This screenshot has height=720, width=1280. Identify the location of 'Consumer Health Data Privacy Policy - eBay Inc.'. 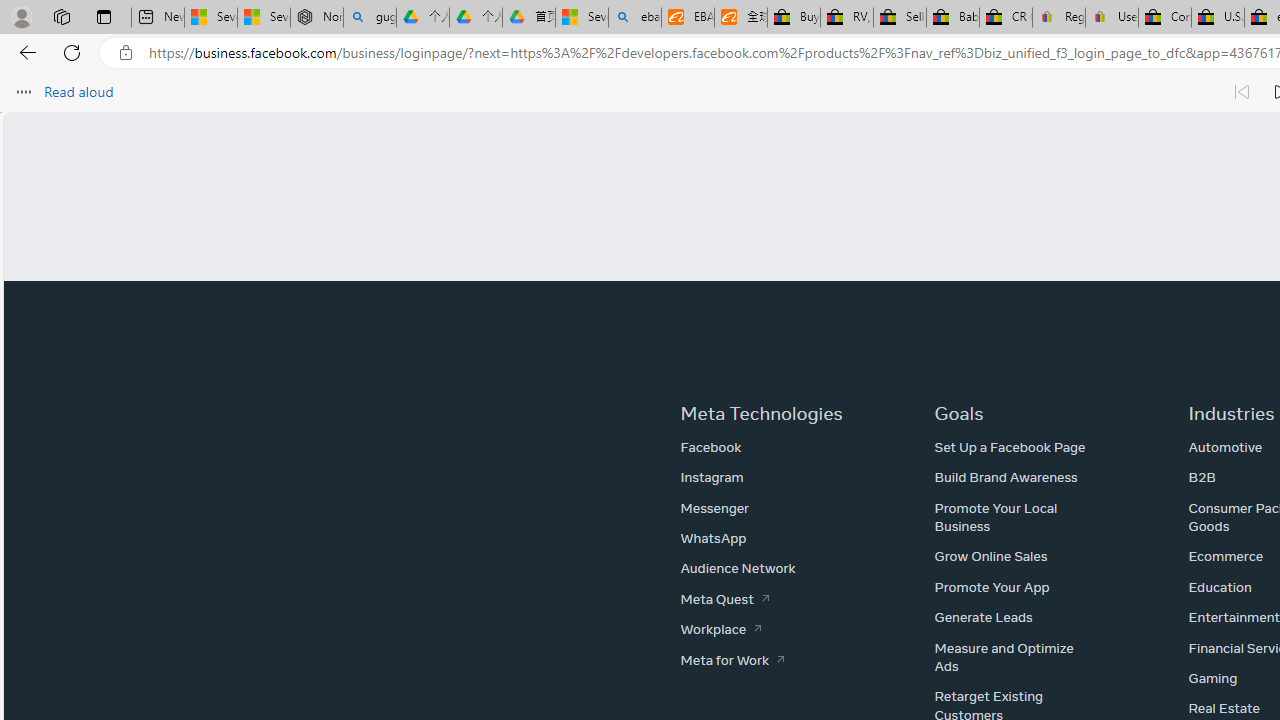
(1165, 17).